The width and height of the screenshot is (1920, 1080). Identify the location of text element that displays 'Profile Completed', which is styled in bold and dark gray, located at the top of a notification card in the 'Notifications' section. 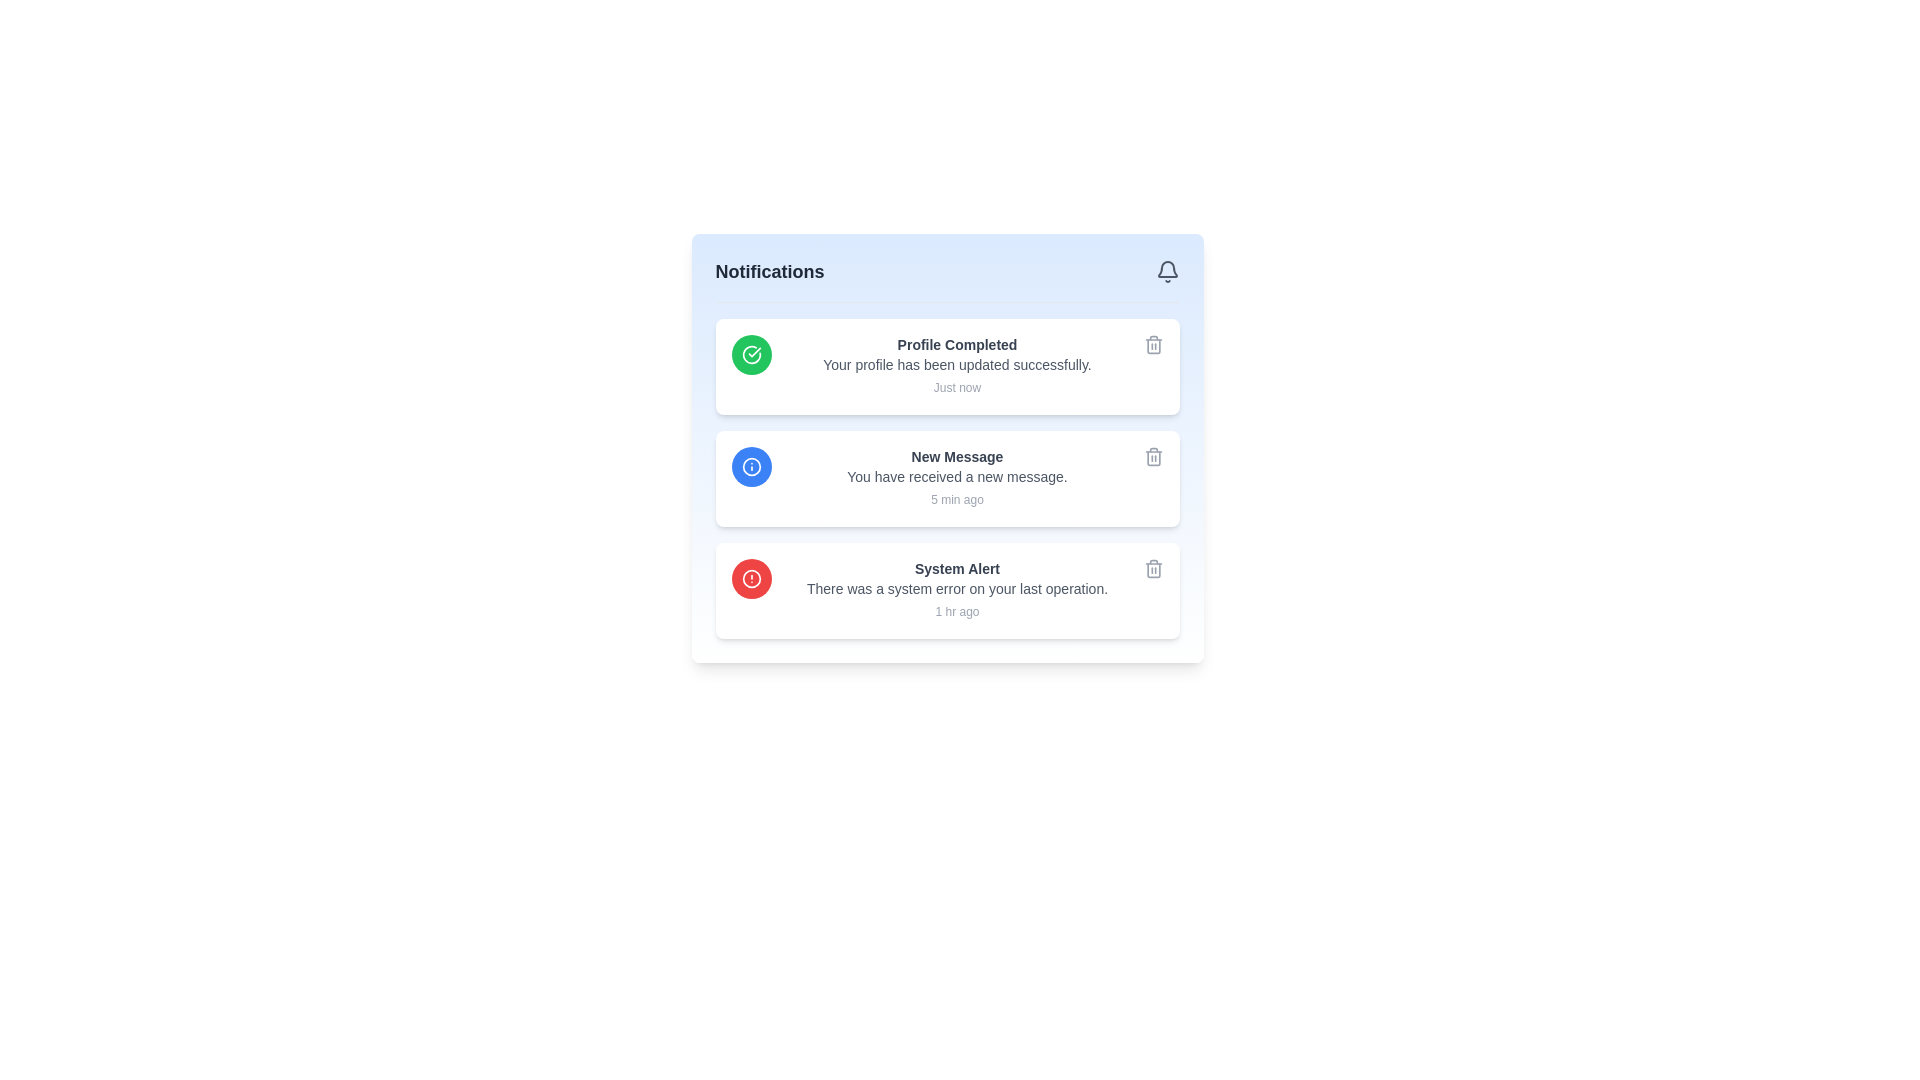
(956, 343).